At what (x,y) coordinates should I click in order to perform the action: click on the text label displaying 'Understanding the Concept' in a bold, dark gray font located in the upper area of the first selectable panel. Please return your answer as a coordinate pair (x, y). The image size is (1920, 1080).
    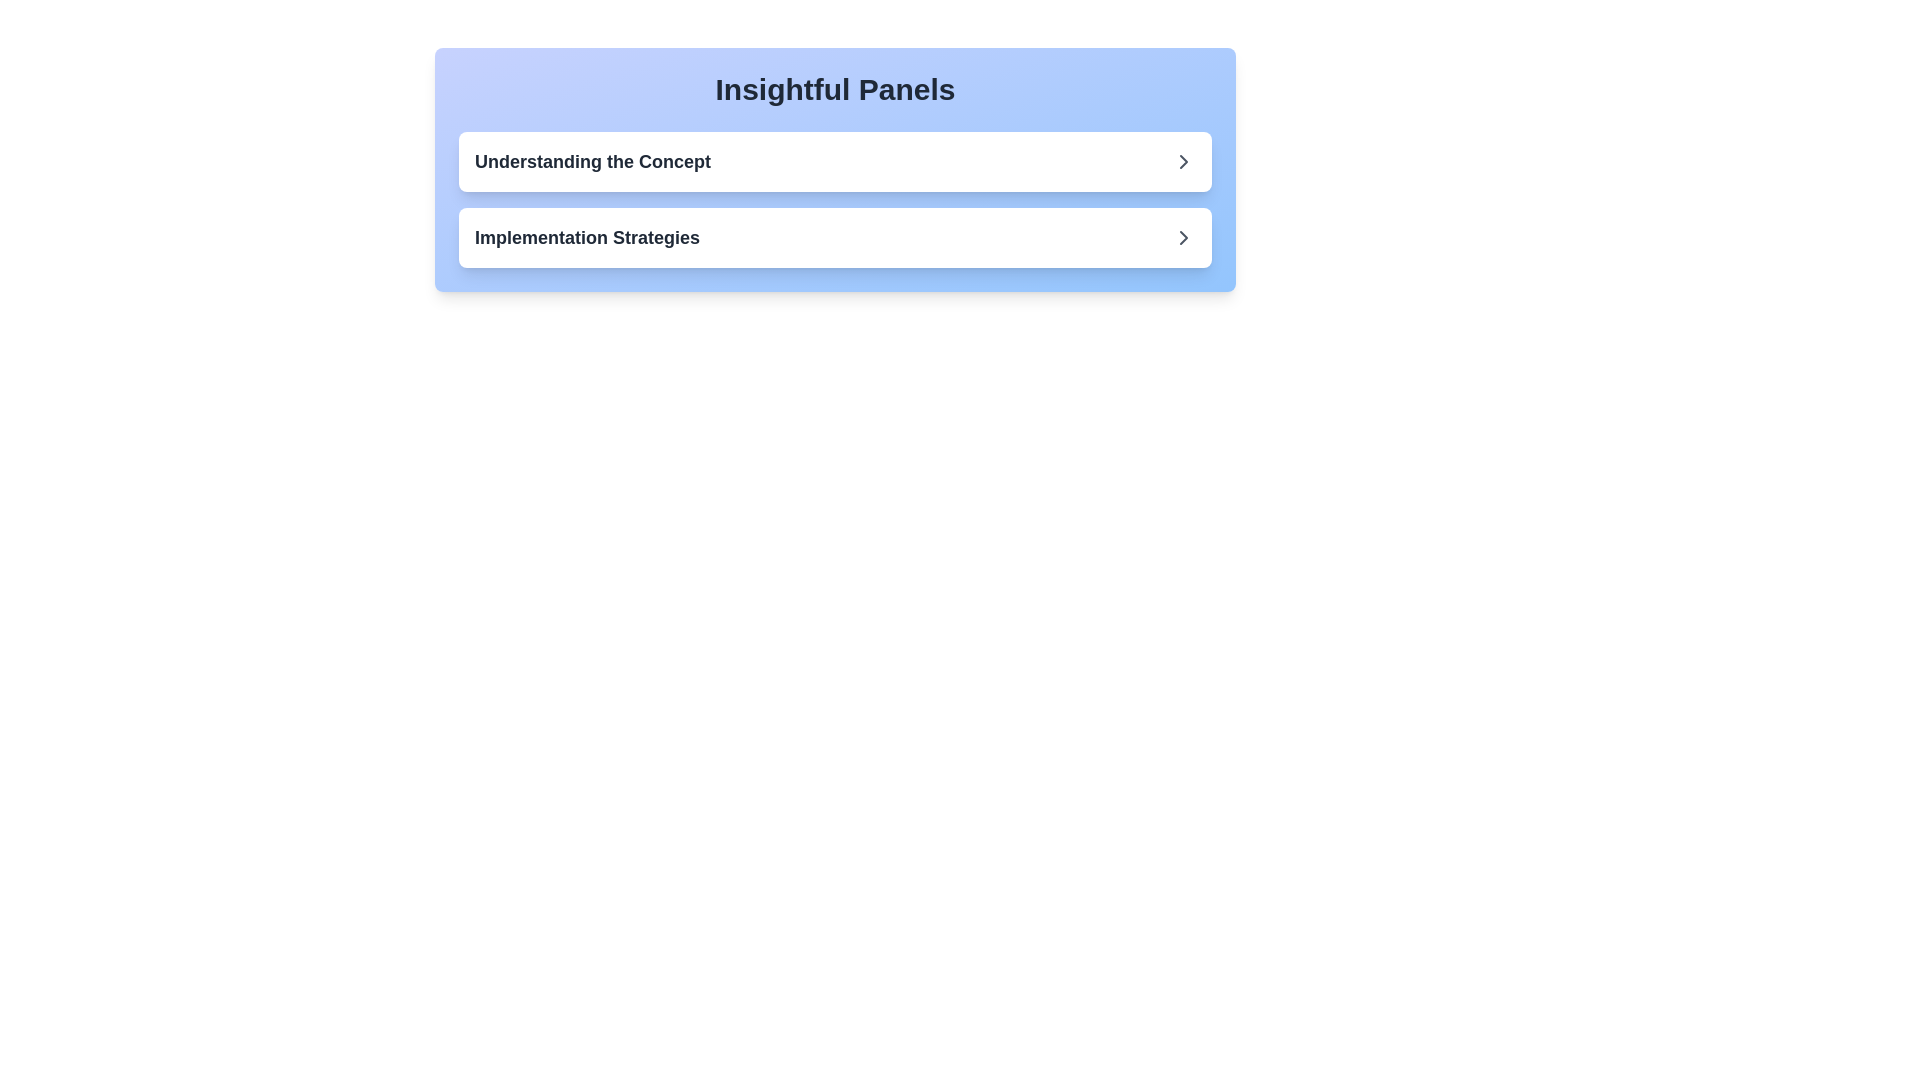
    Looking at the image, I should click on (592, 161).